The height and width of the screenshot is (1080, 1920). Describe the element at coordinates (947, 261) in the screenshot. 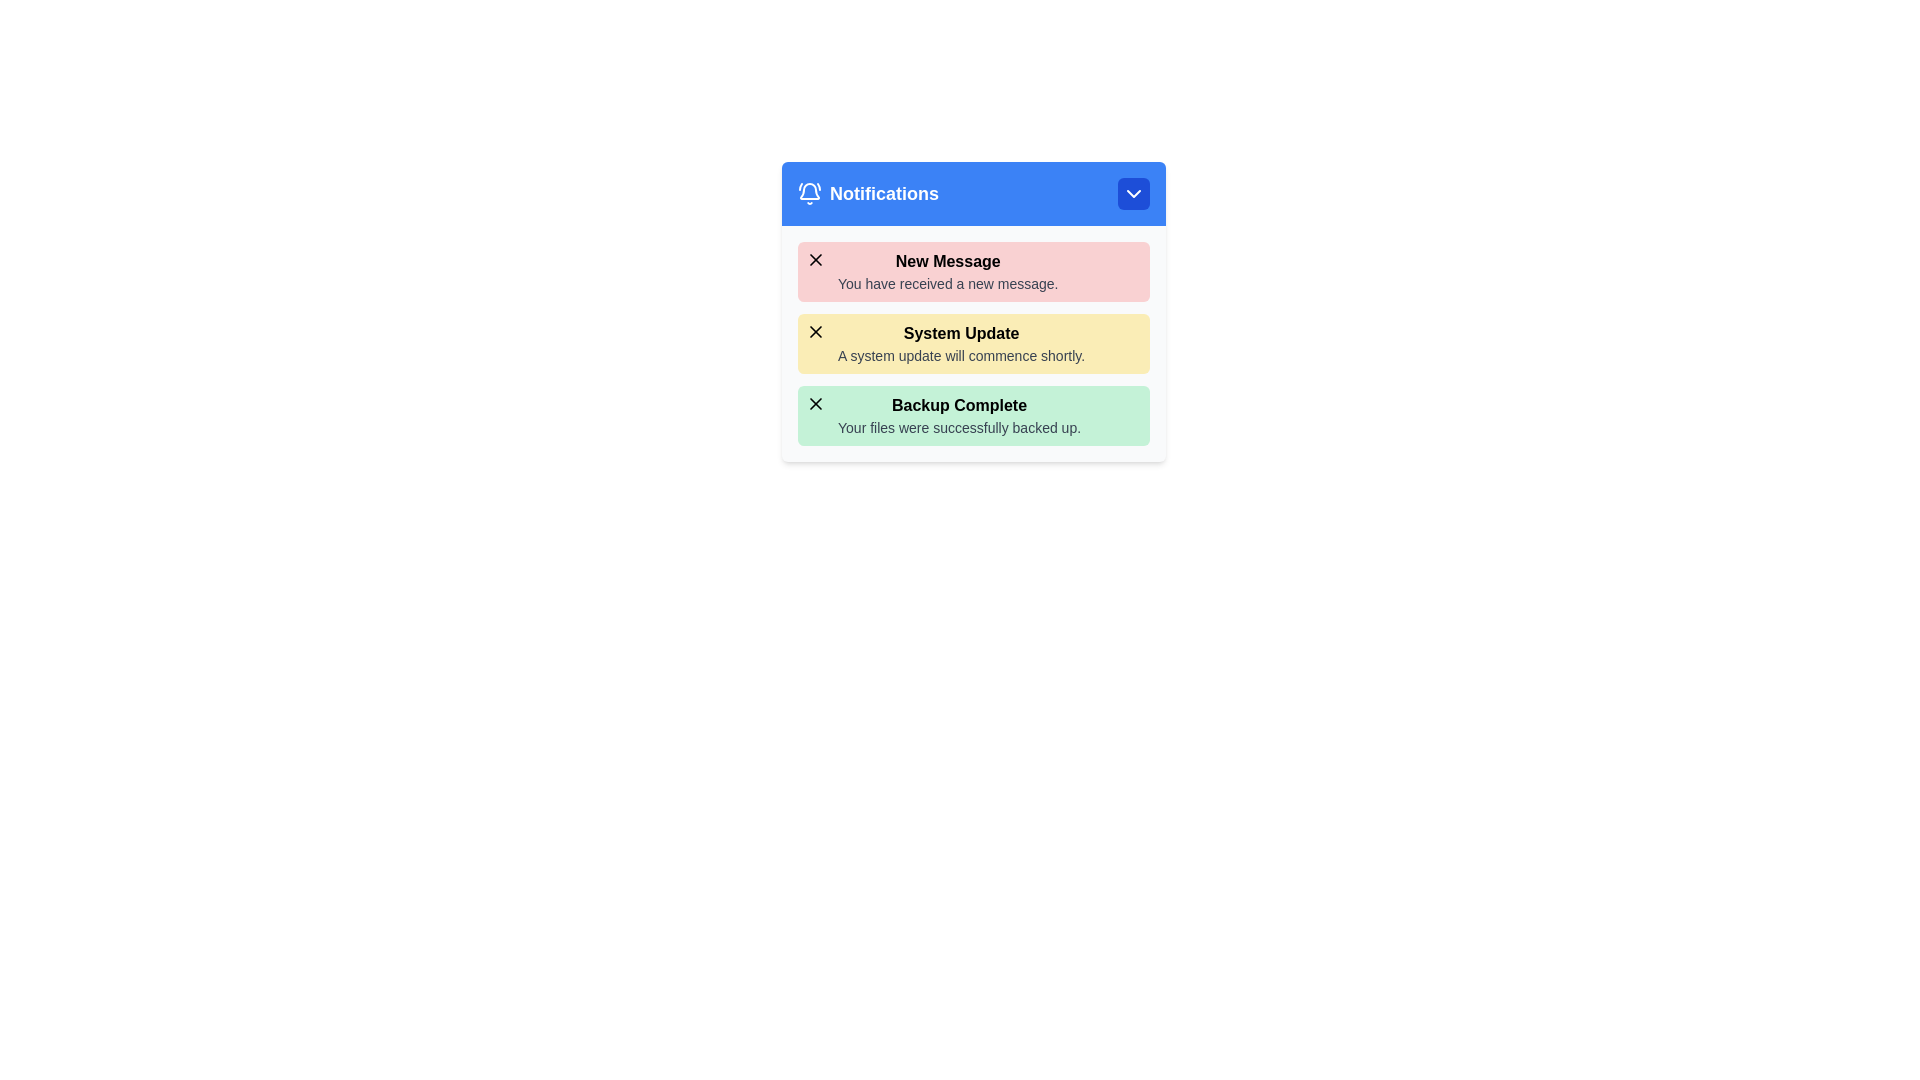

I see `the 'New Message' static text label, which is bold and centrally located within a pink notification block in the first of three notification sections` at that location.